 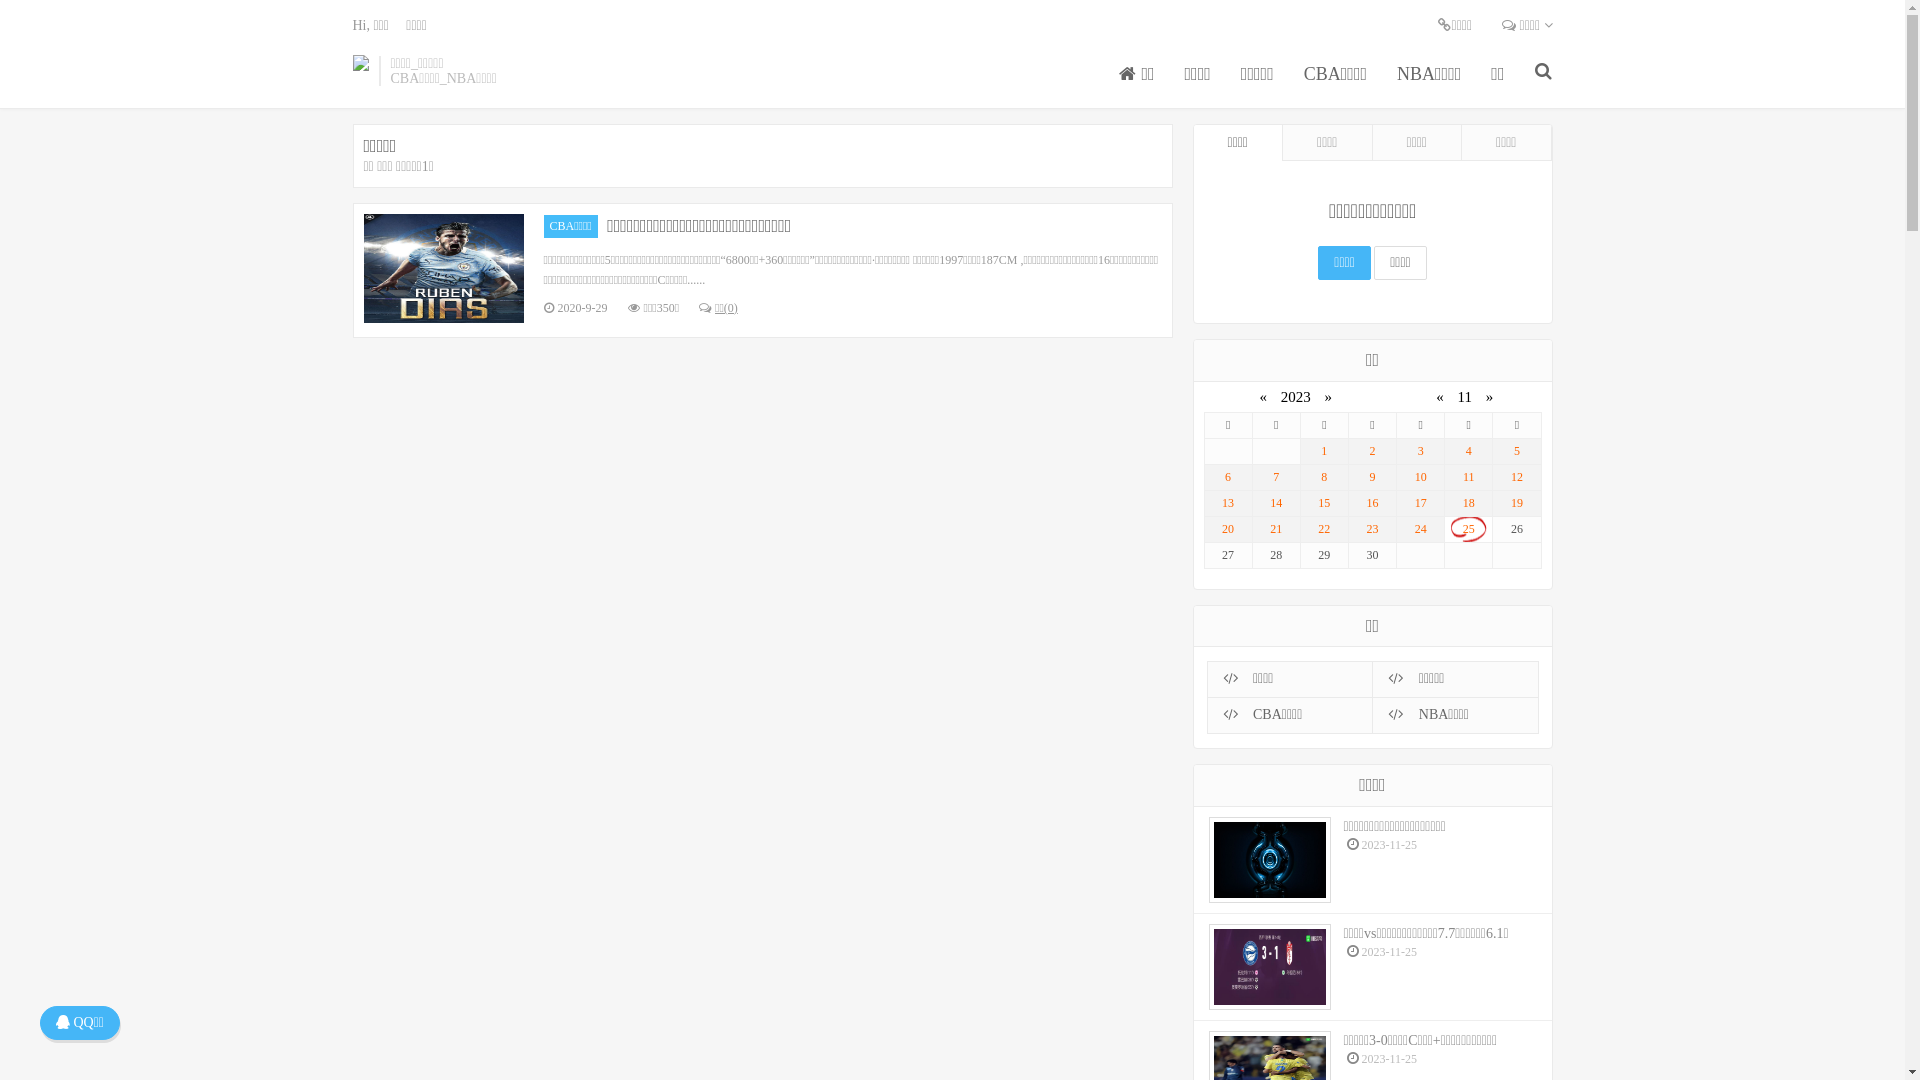 What do you see at coordinates (1468, 502) in the screenshot?
I see `'18'` at bounding box center [1468, 502].